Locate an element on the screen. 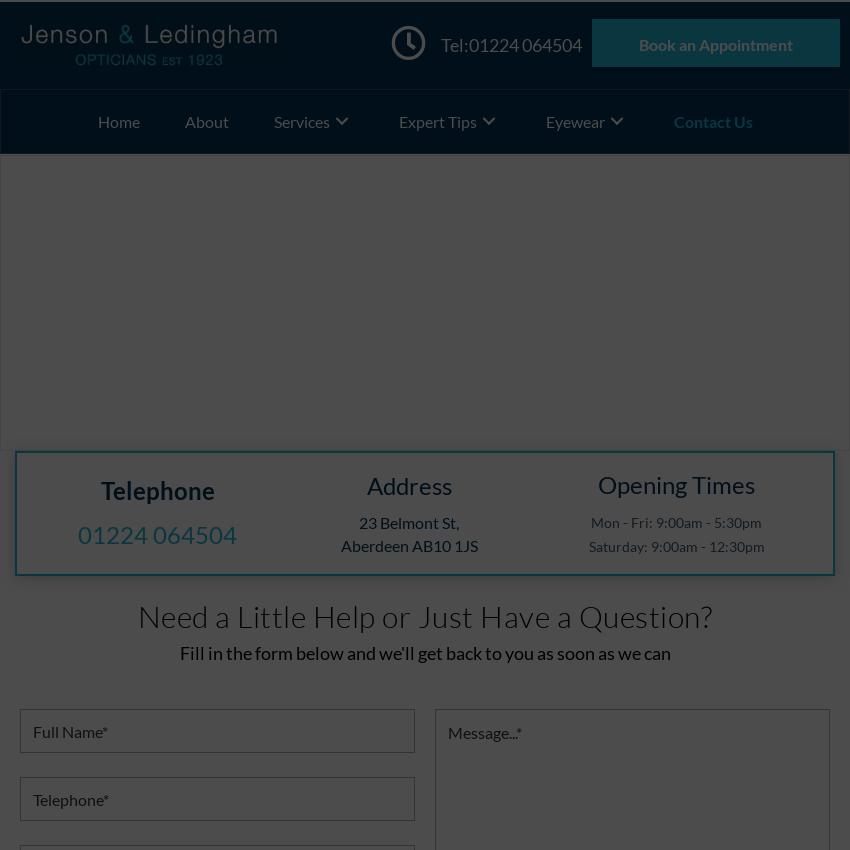 The height and width of the screenshot is (850, 850). 'Eyewear' is located at coordinates (544, 119).